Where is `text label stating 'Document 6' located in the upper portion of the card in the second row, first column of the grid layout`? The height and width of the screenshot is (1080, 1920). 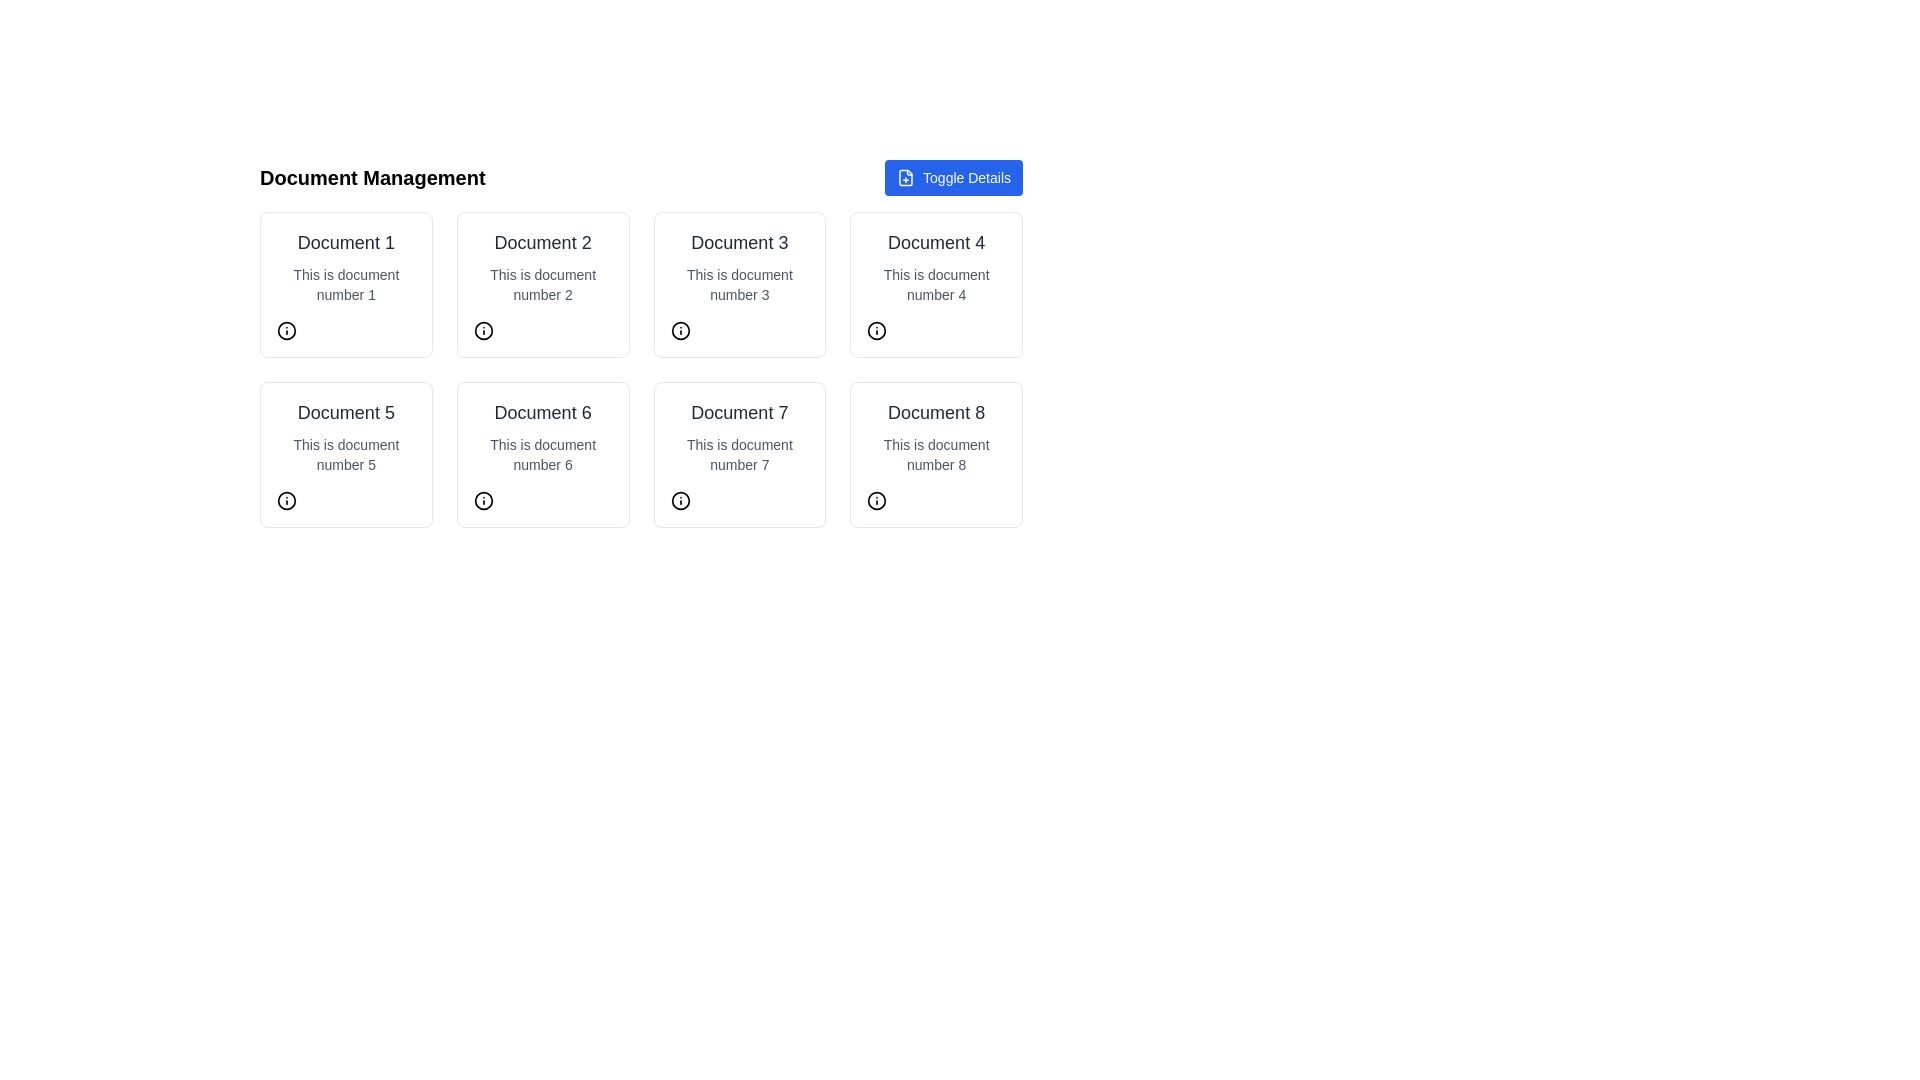
text label stating 'Document 6' located in the upper portion of the card in the second row, first column of the grid layout is located at coordinates (543, 411).